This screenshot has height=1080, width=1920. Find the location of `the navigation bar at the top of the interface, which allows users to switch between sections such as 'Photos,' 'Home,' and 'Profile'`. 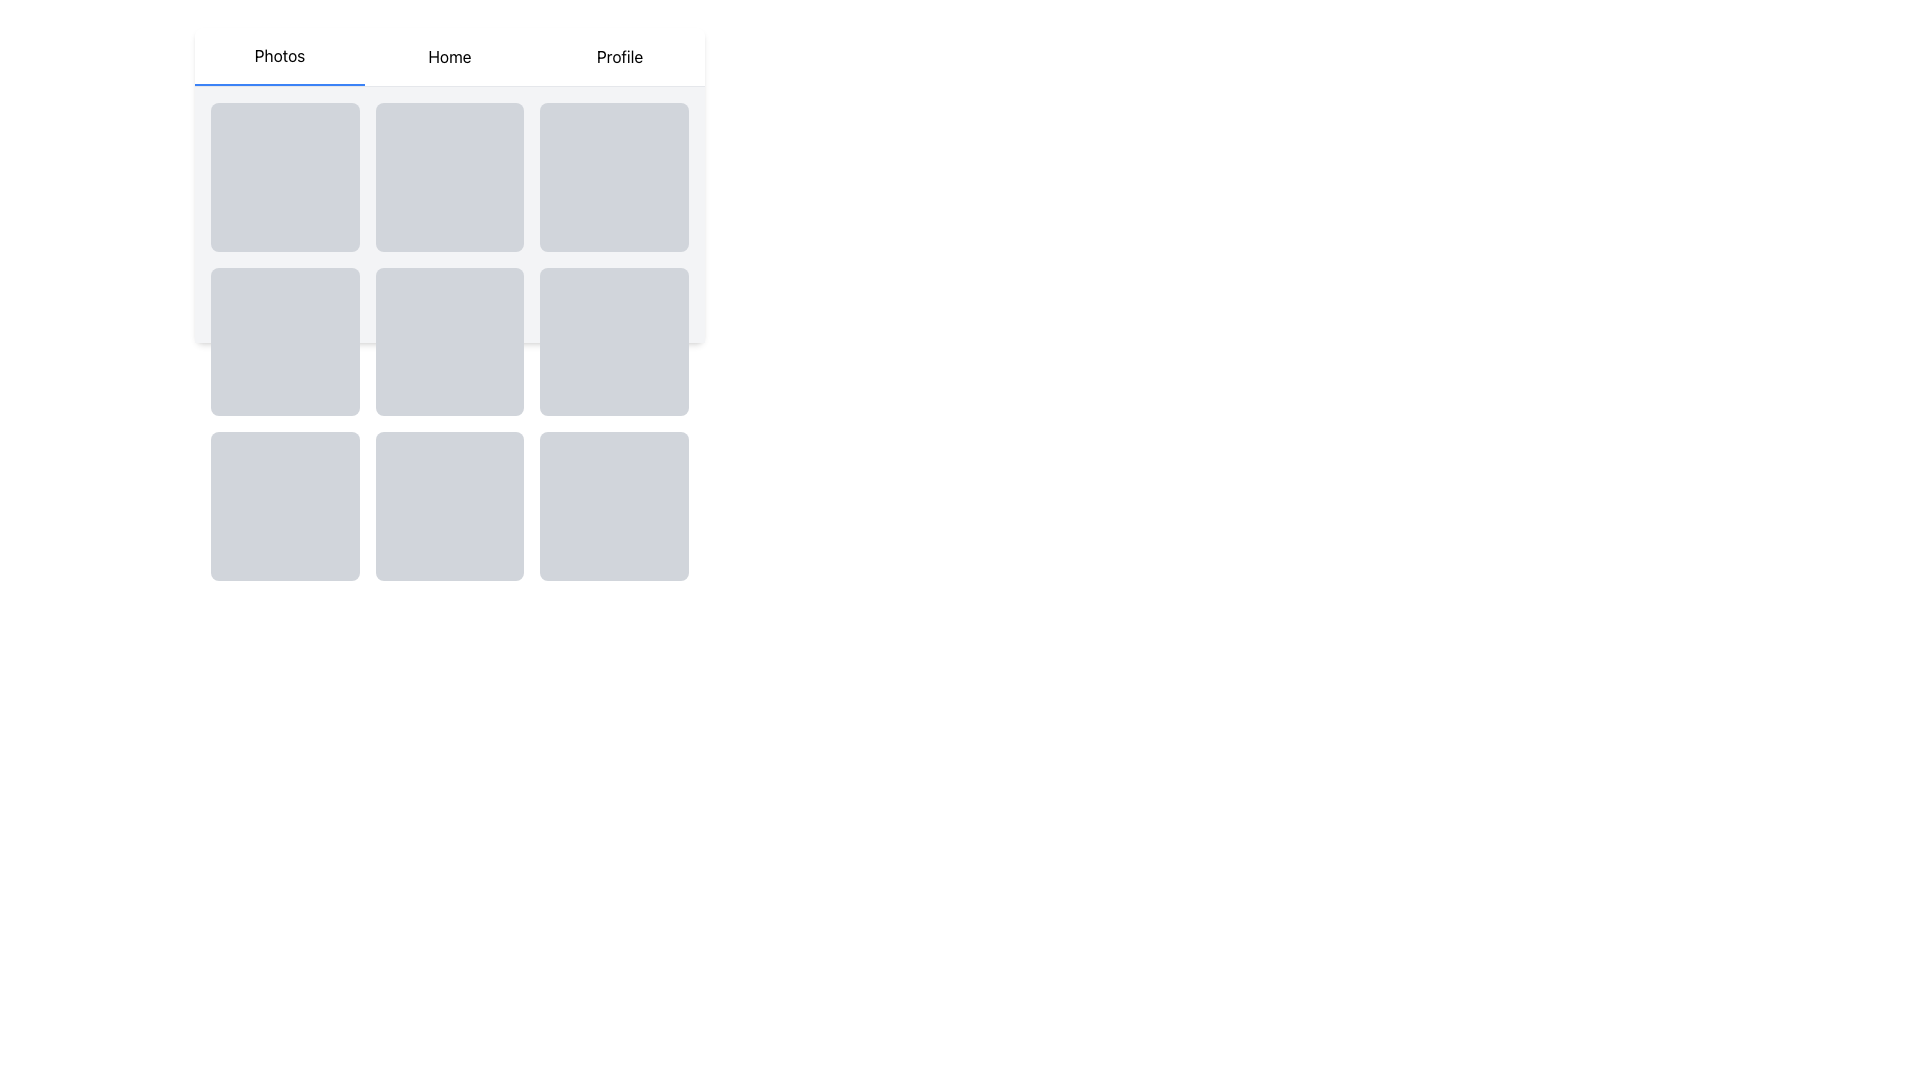

the navigation bar at the top of the interface, which allows users to switch between sections such as 'Photos,' 'Home,' and 'Profile' is located at coordinates (449, 56).